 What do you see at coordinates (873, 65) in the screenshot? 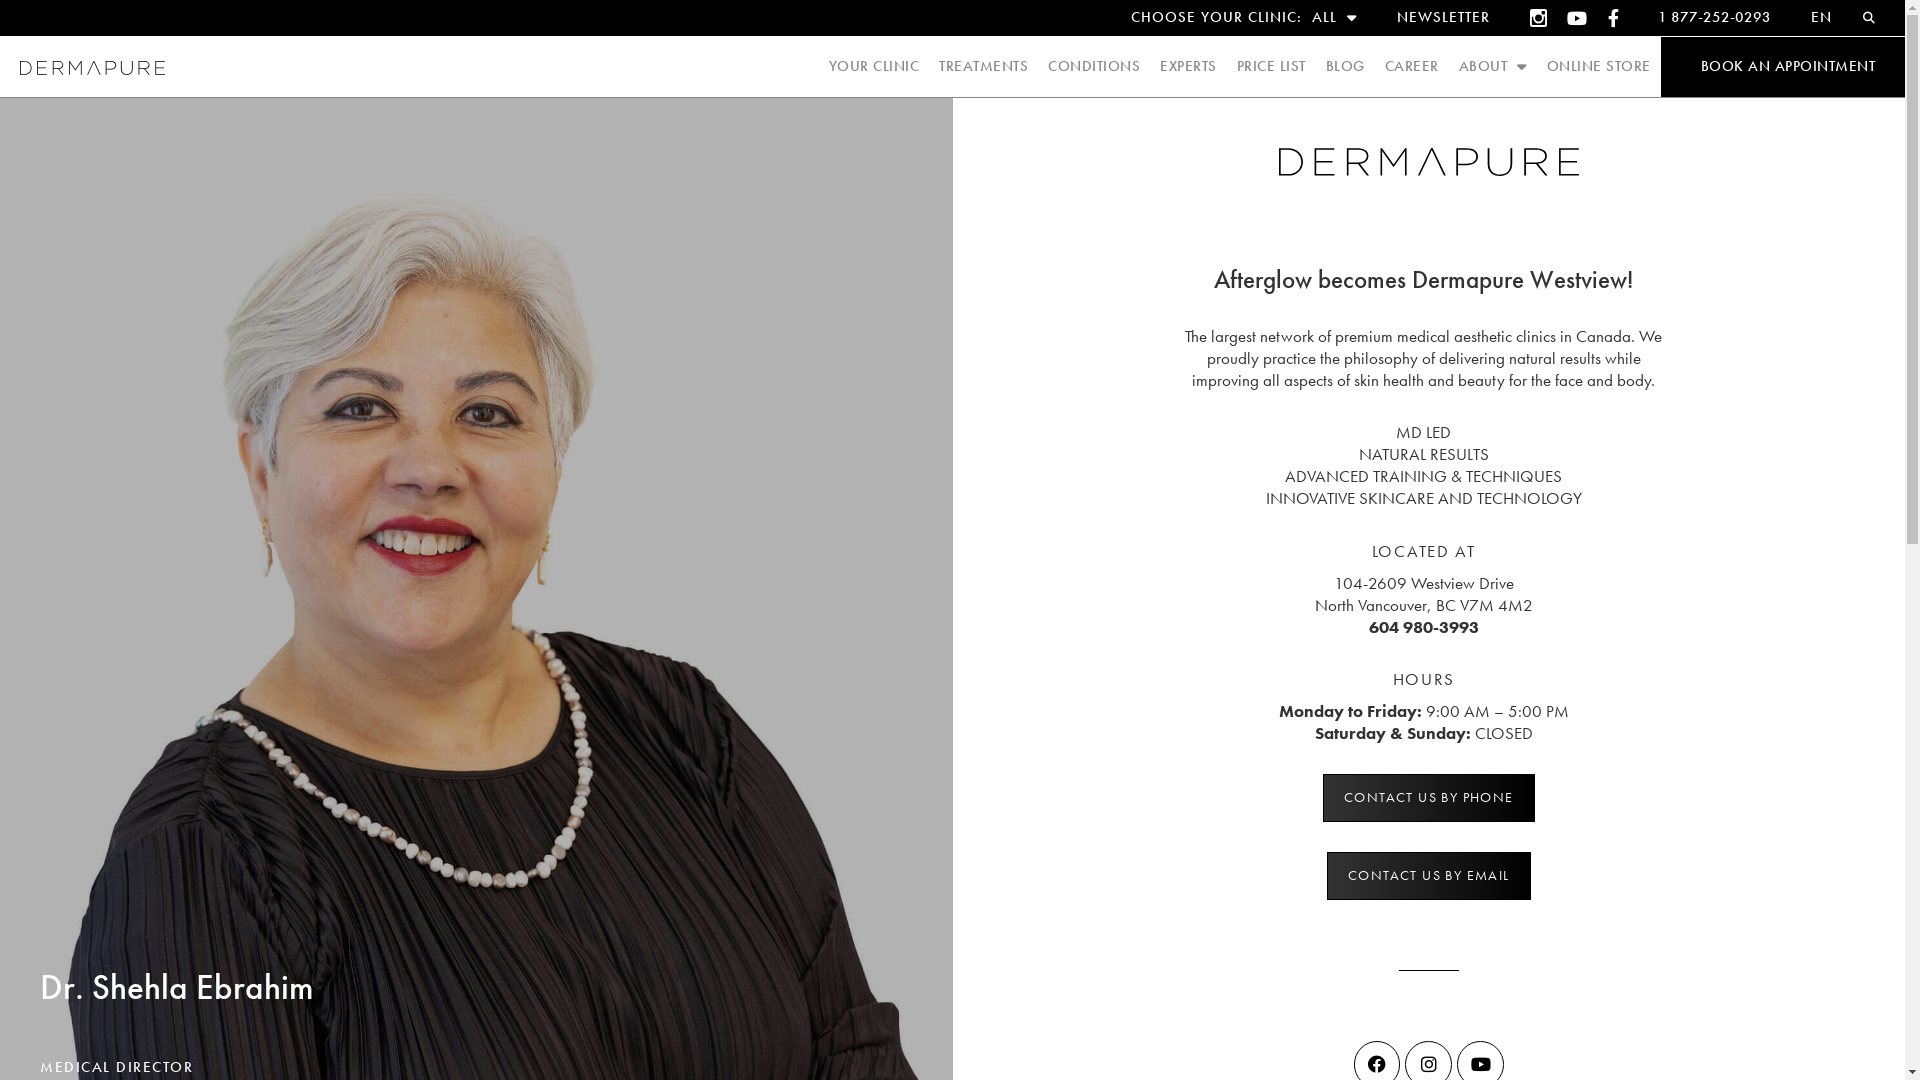
I see `'YOUR CLINIC'` at bounding box center [873, 65].